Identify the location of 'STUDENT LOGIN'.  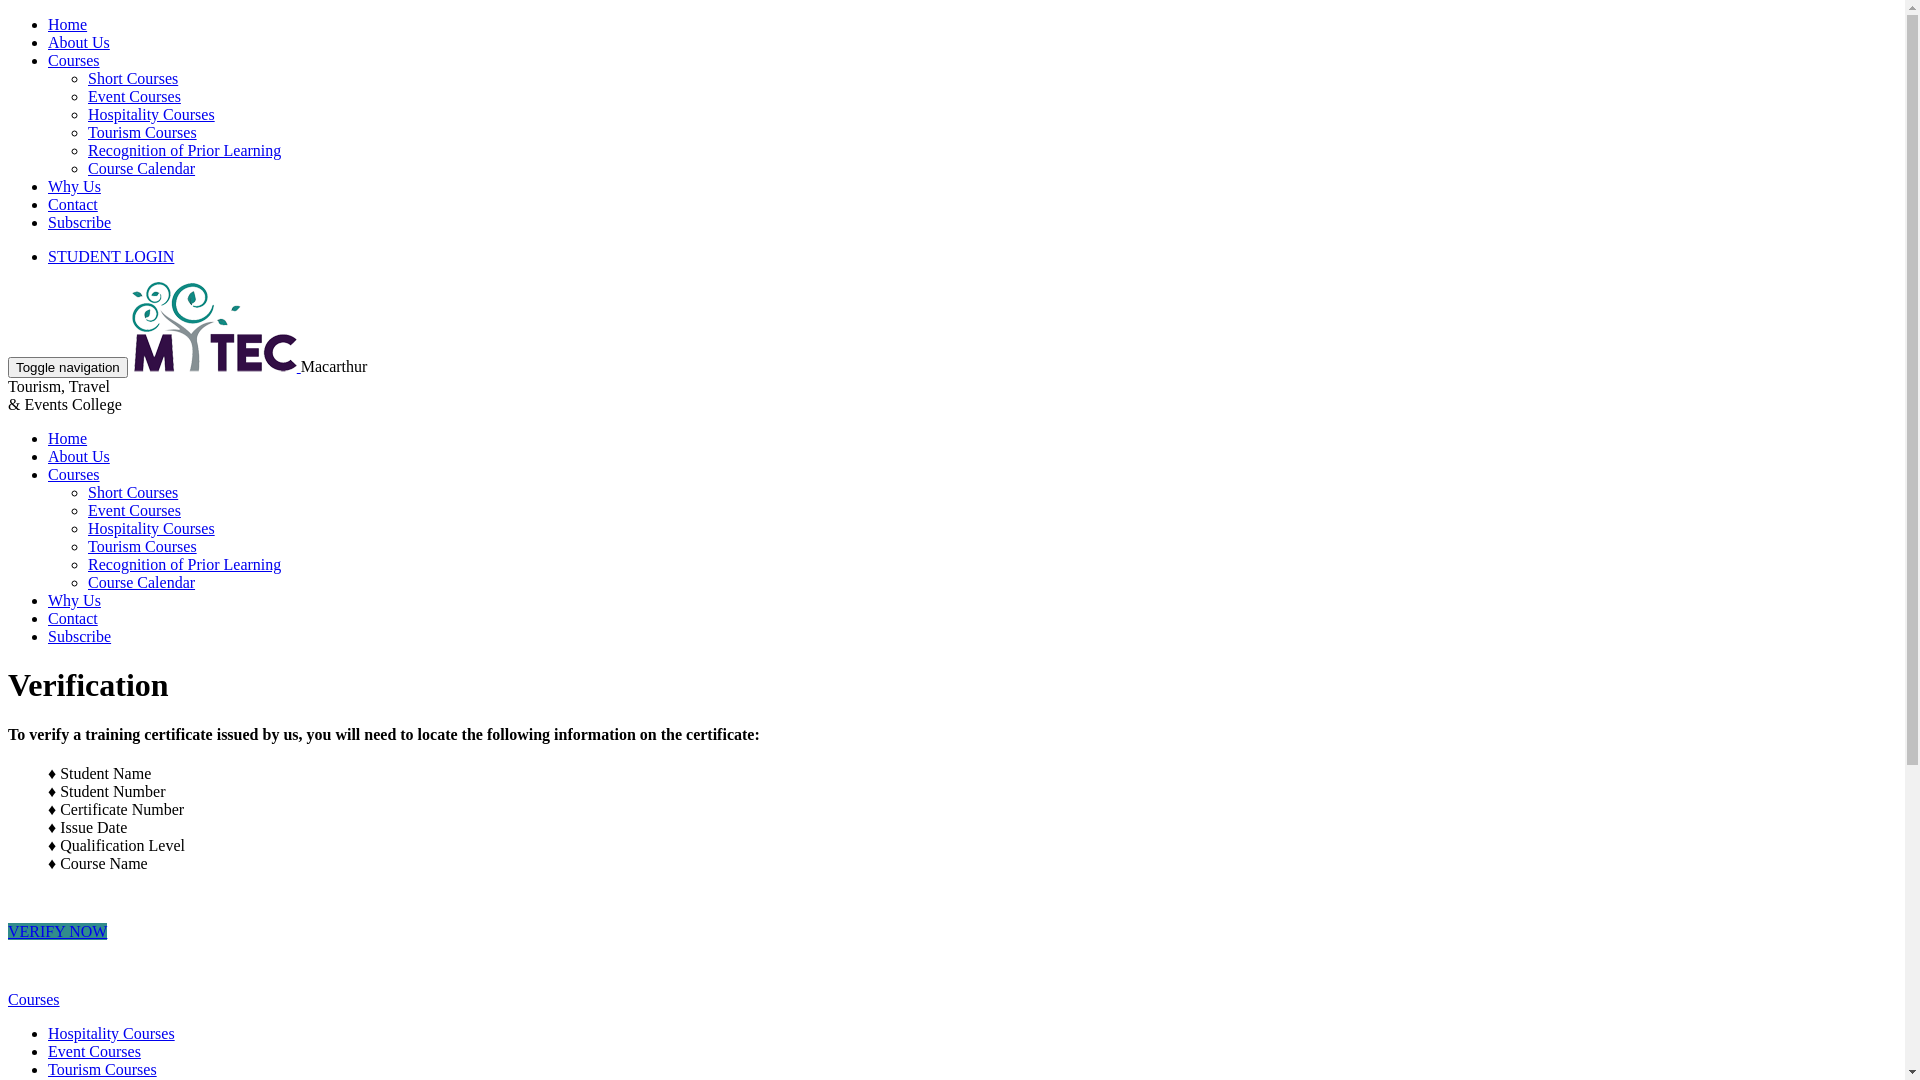
(109, 255).